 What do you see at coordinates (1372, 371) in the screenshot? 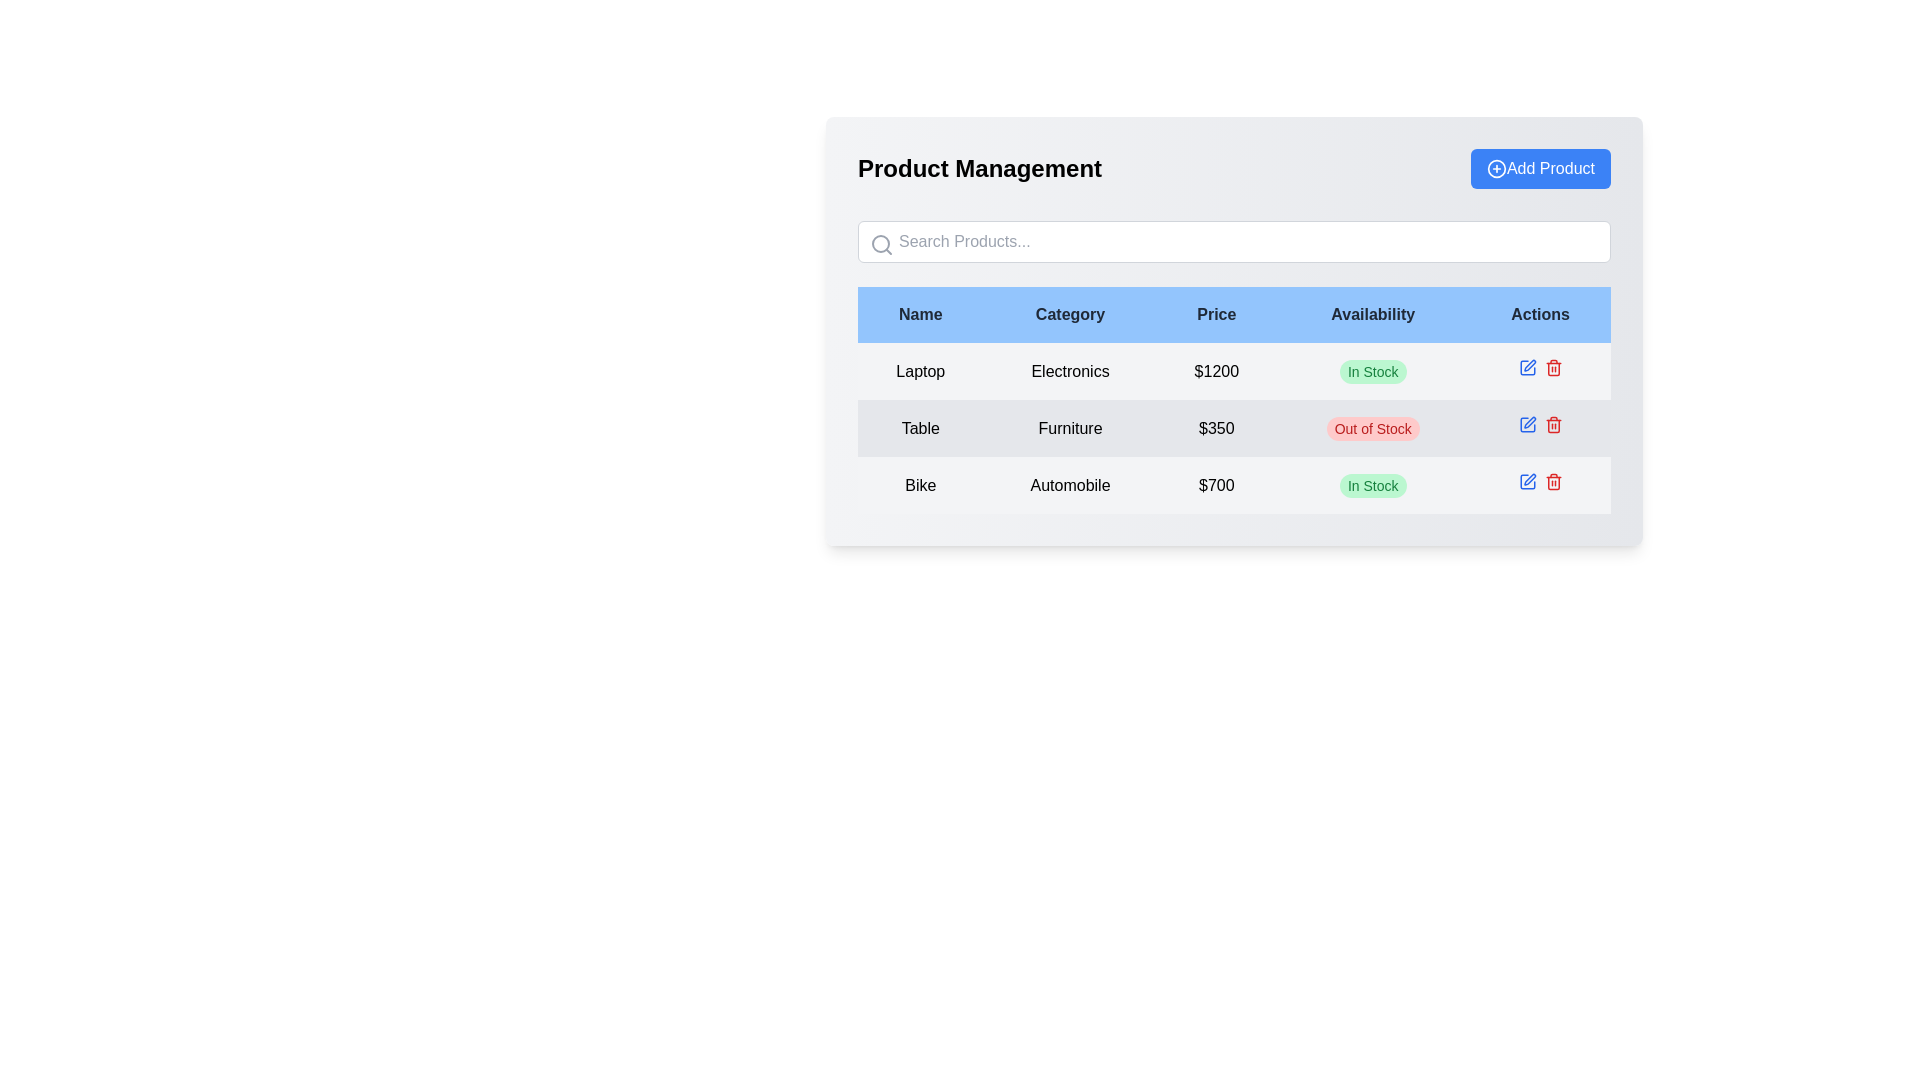
I see `the Availability Badge that indicates the Laptop product is currently in stock, located in the fourth column under the Availability header` at bounding box center [1372, 371].